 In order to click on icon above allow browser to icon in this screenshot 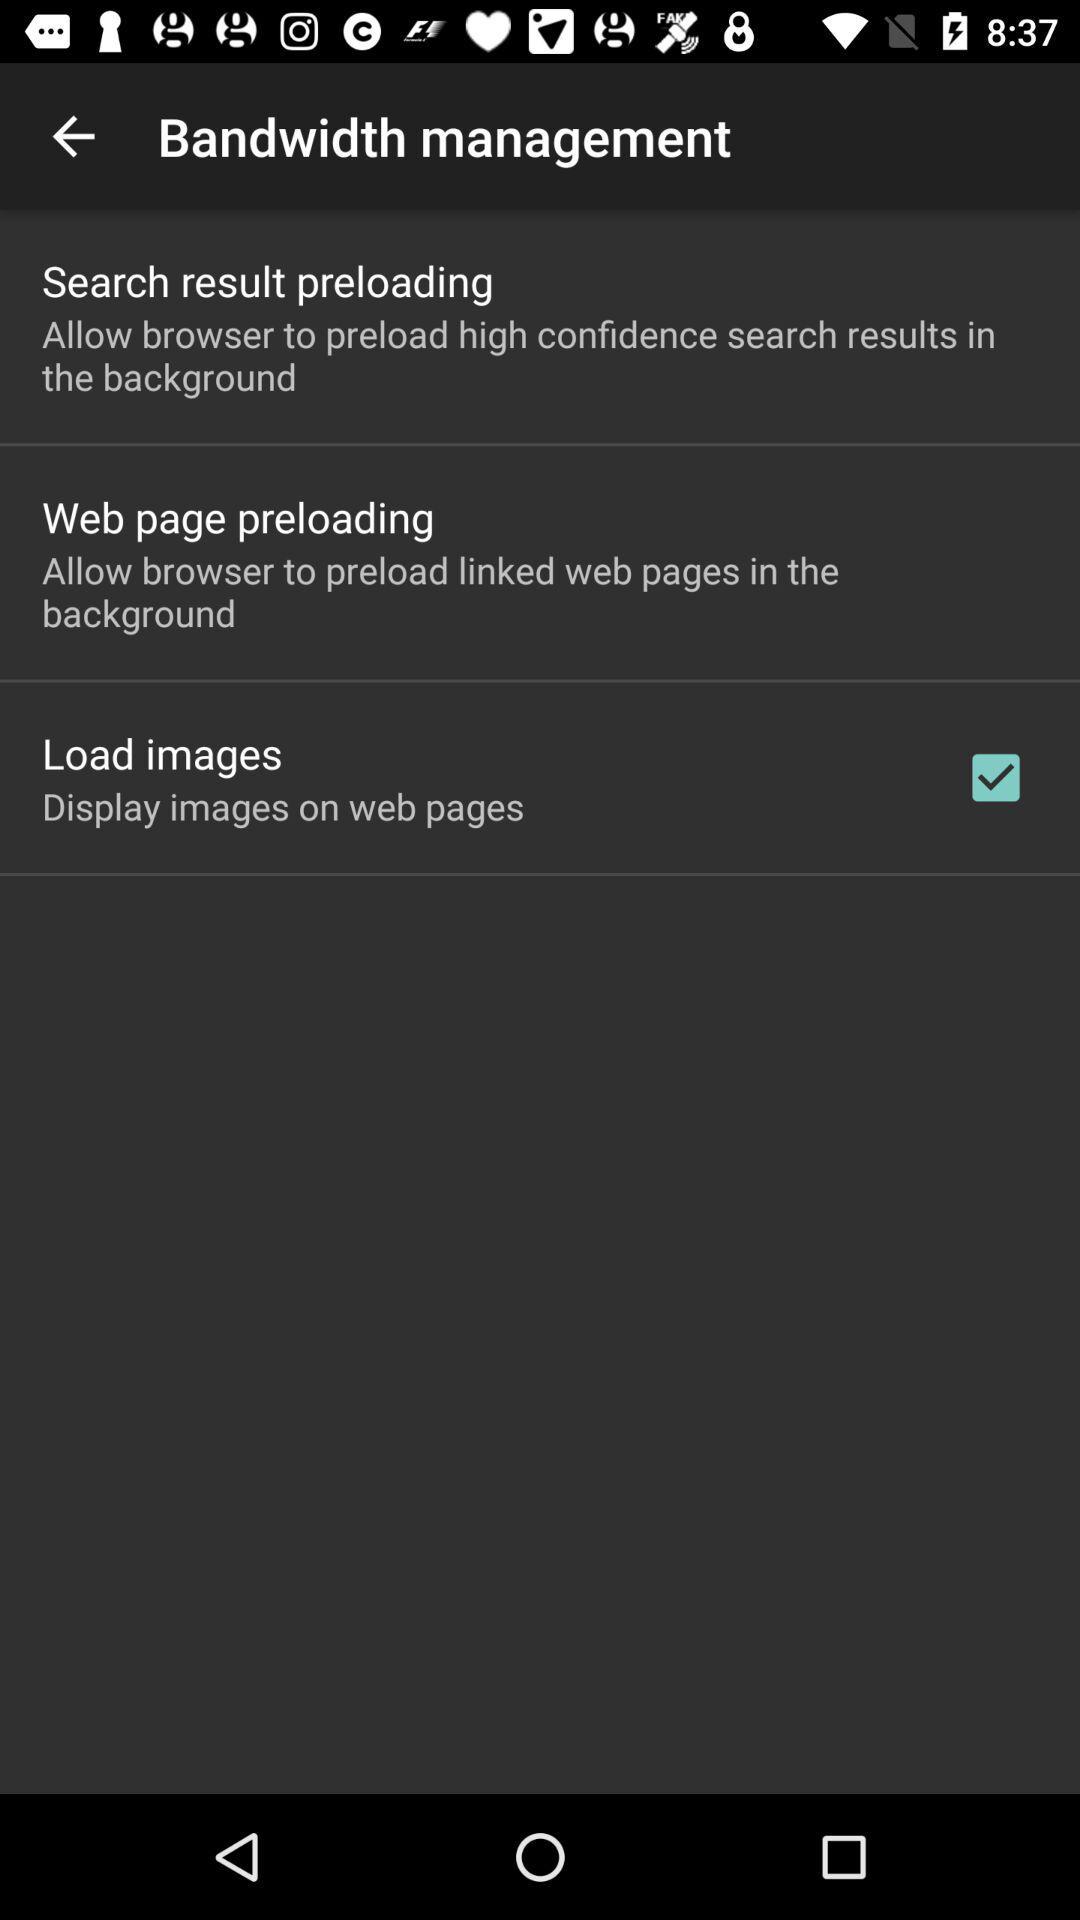, I will do `click(266, 279)`.